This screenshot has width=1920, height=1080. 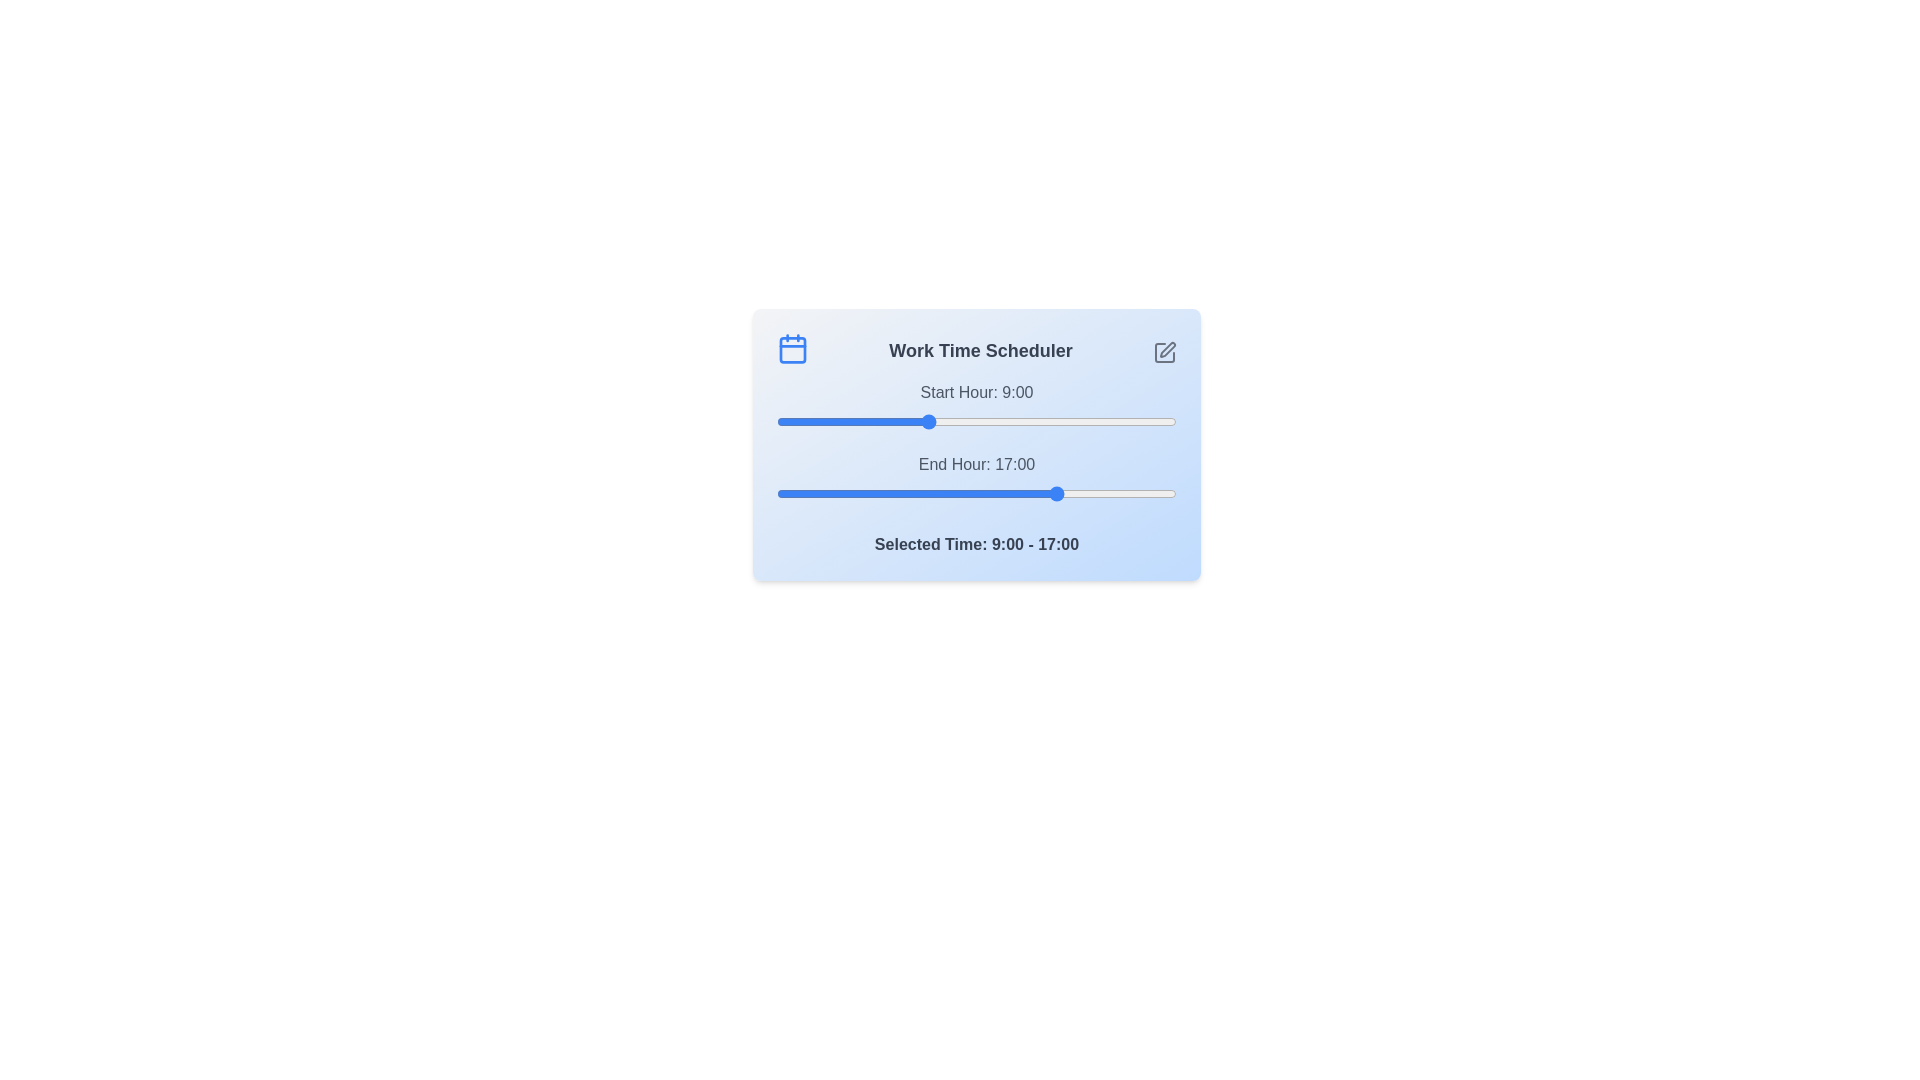 What do you see at coordinates (1165, 352) in the screenshot?
I see `the edit icon to initiate editing` at bounding box center [1165, 352].